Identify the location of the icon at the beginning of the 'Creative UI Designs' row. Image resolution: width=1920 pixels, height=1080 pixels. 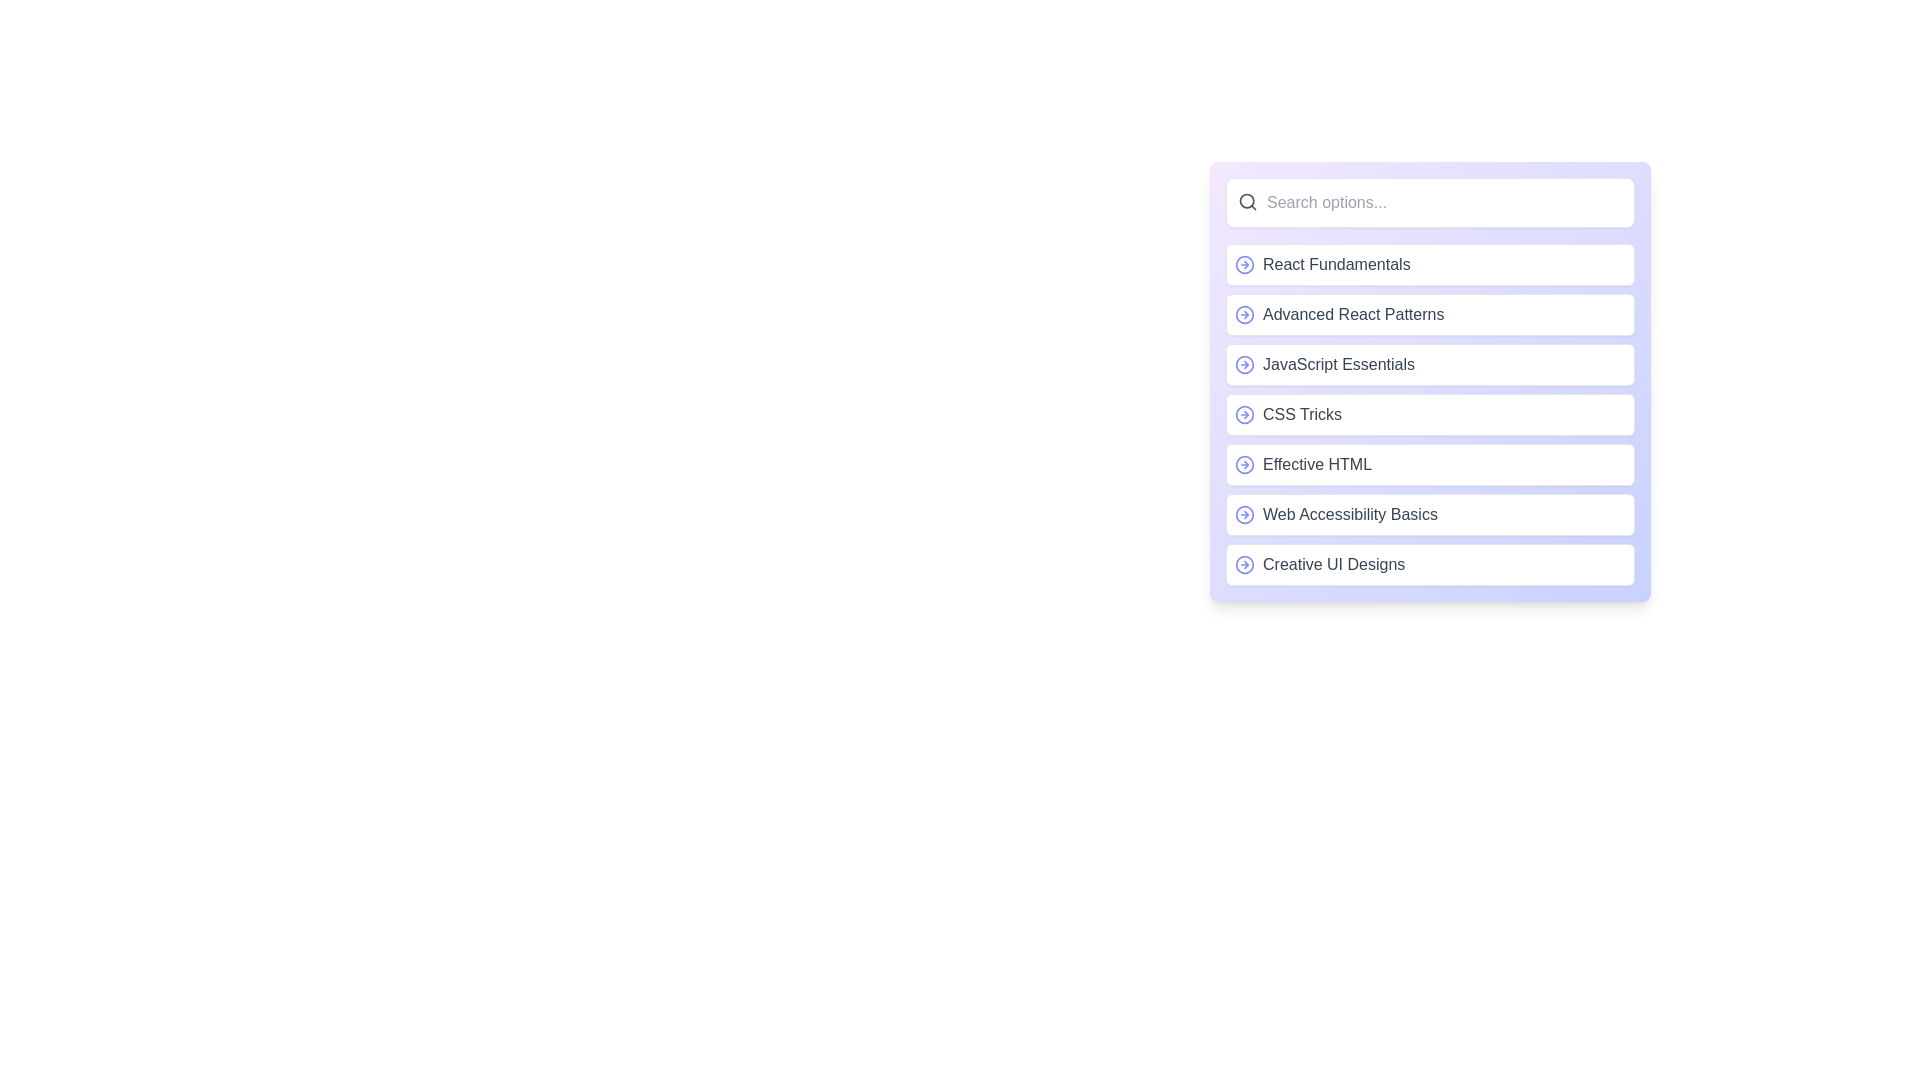
(1243, 564).